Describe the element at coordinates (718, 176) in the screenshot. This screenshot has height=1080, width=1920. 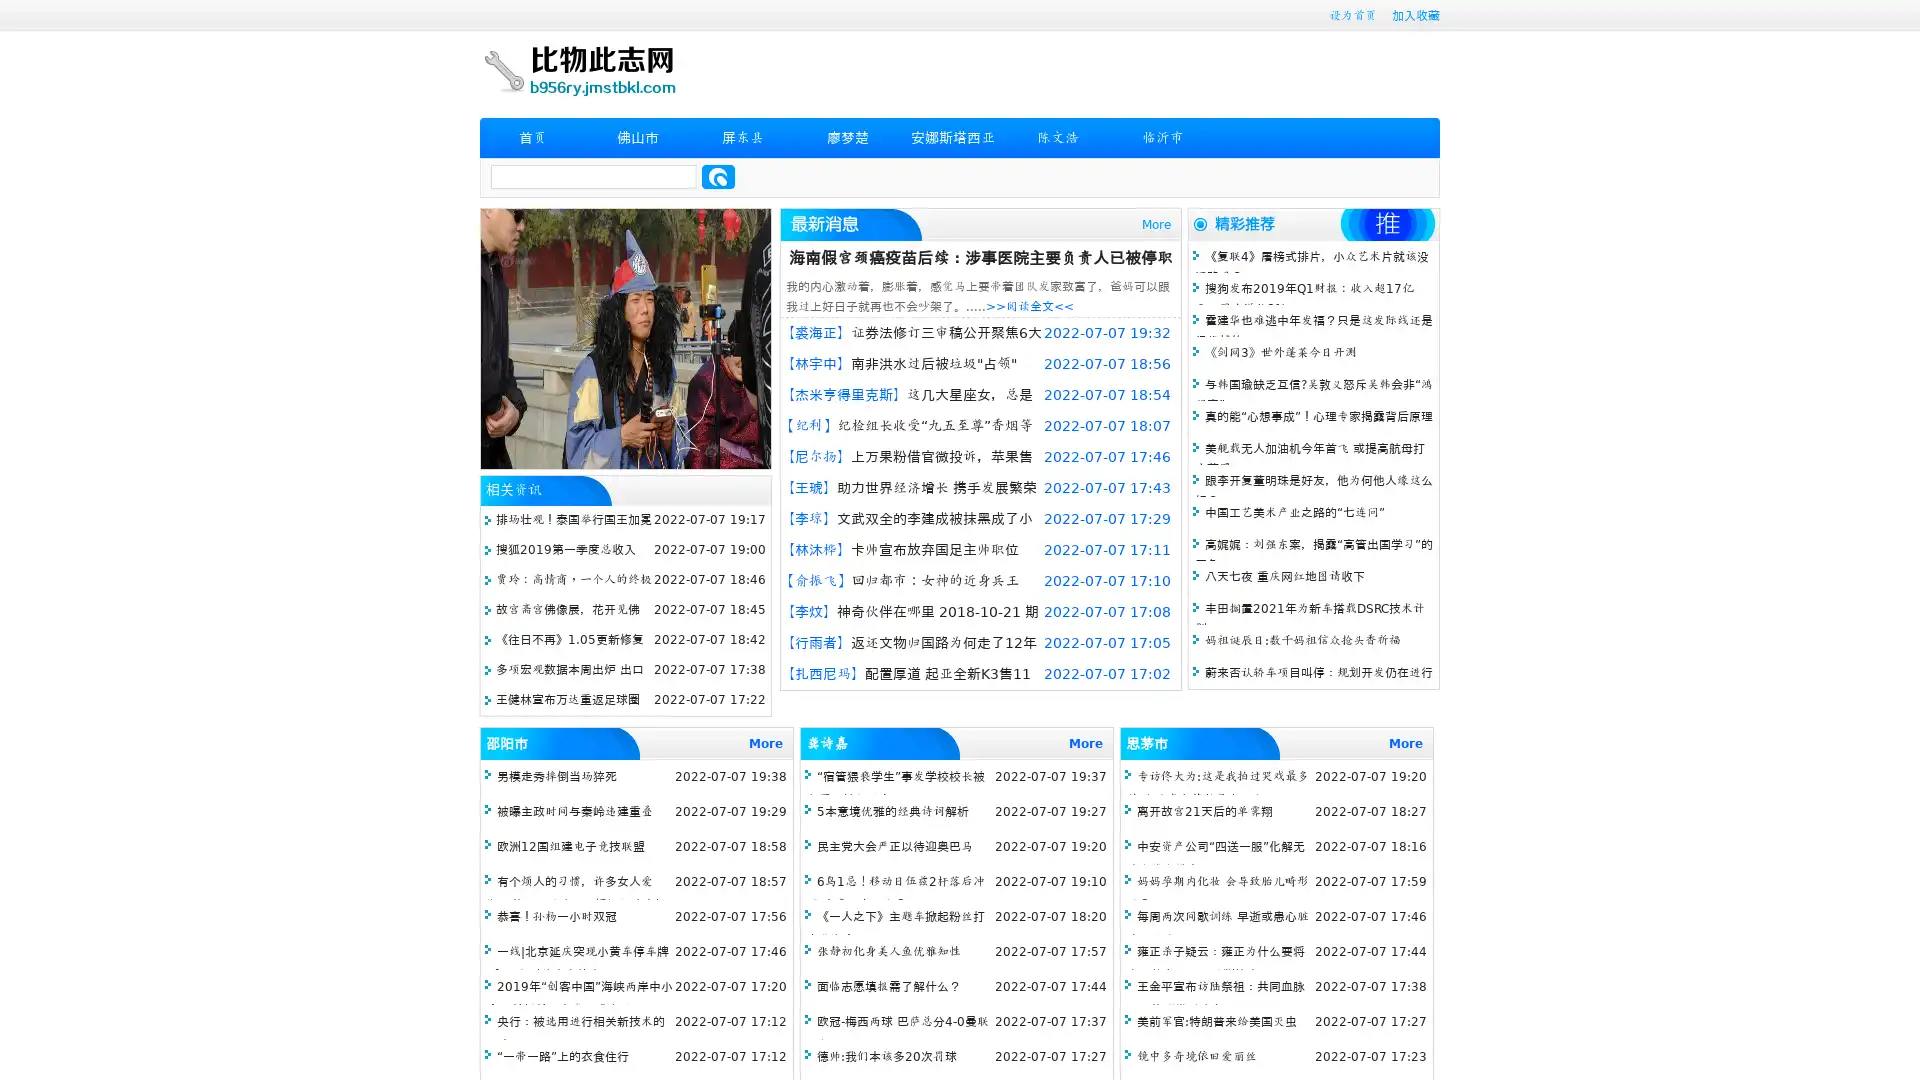
I see `Search` at that location.